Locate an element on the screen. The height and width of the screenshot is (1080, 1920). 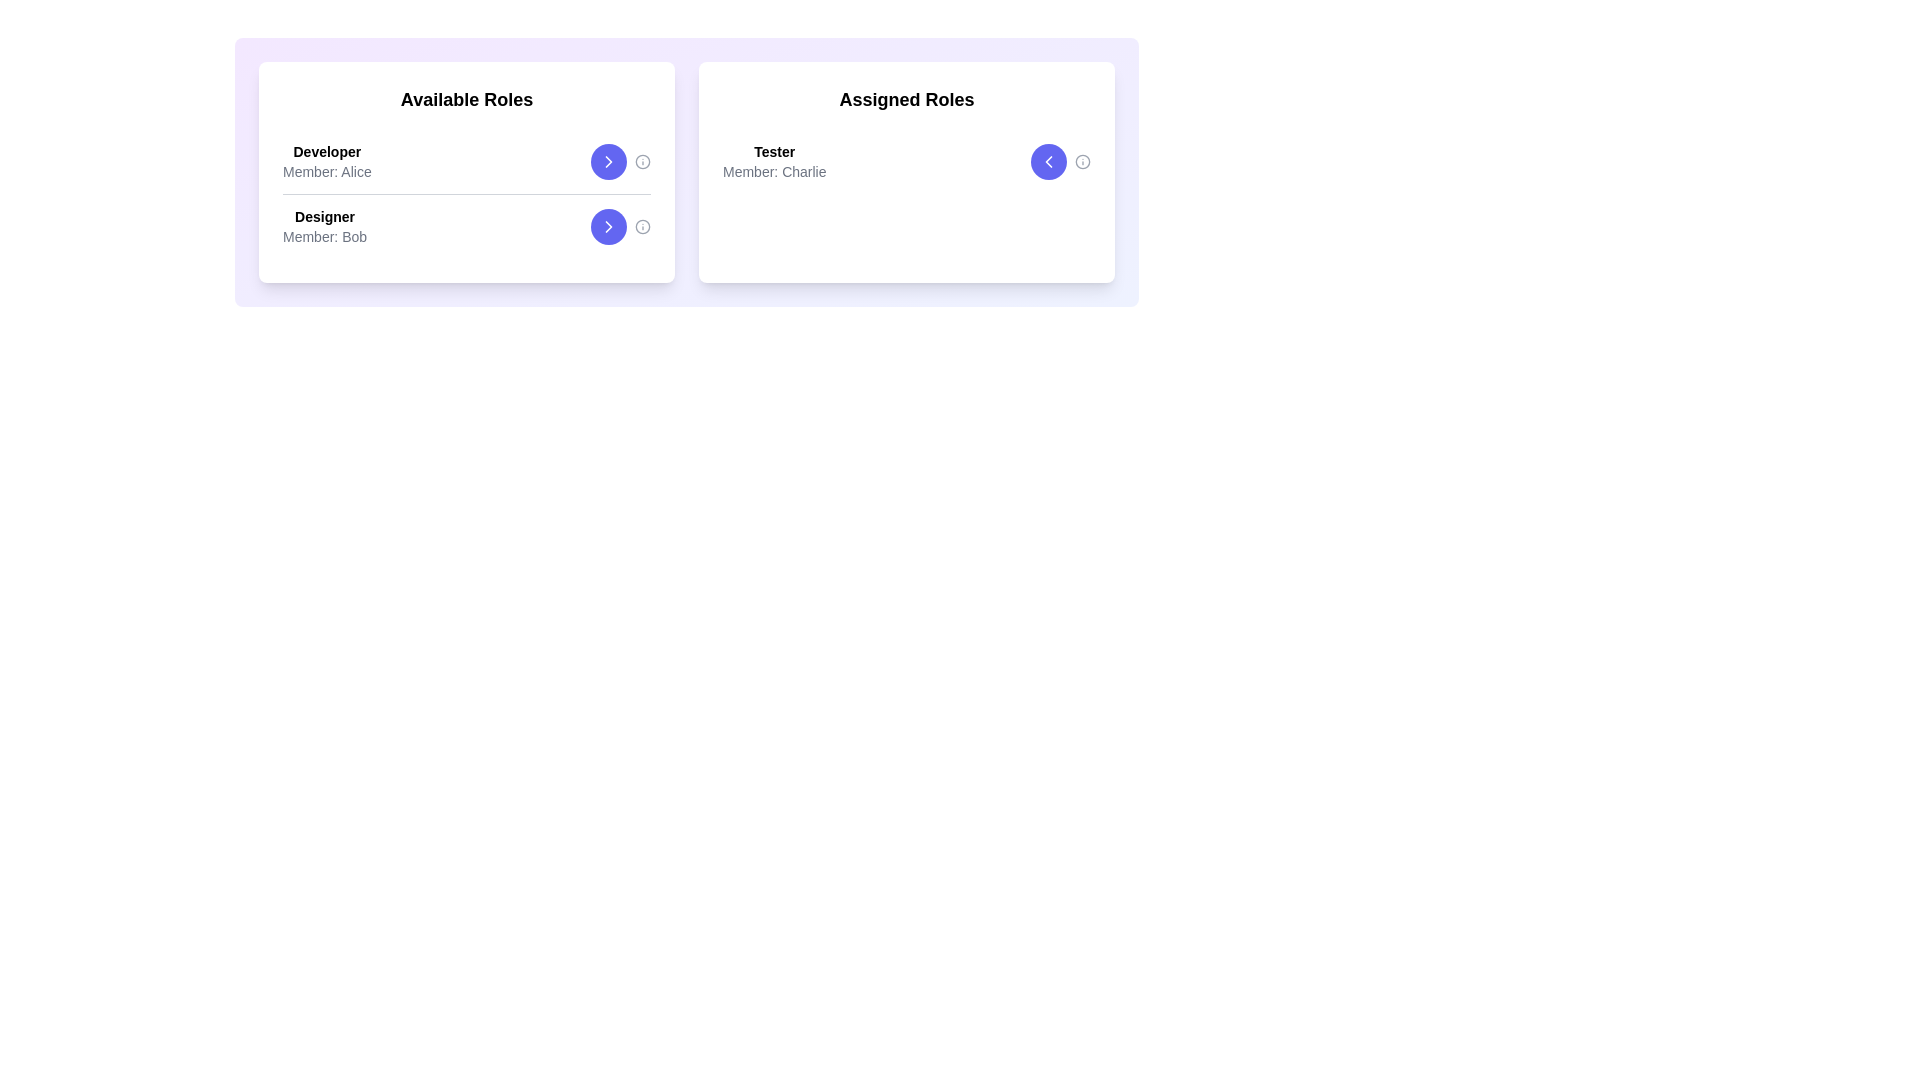
transfer button for the role Tester in the assigned list is located at coordinates (1048, 161).